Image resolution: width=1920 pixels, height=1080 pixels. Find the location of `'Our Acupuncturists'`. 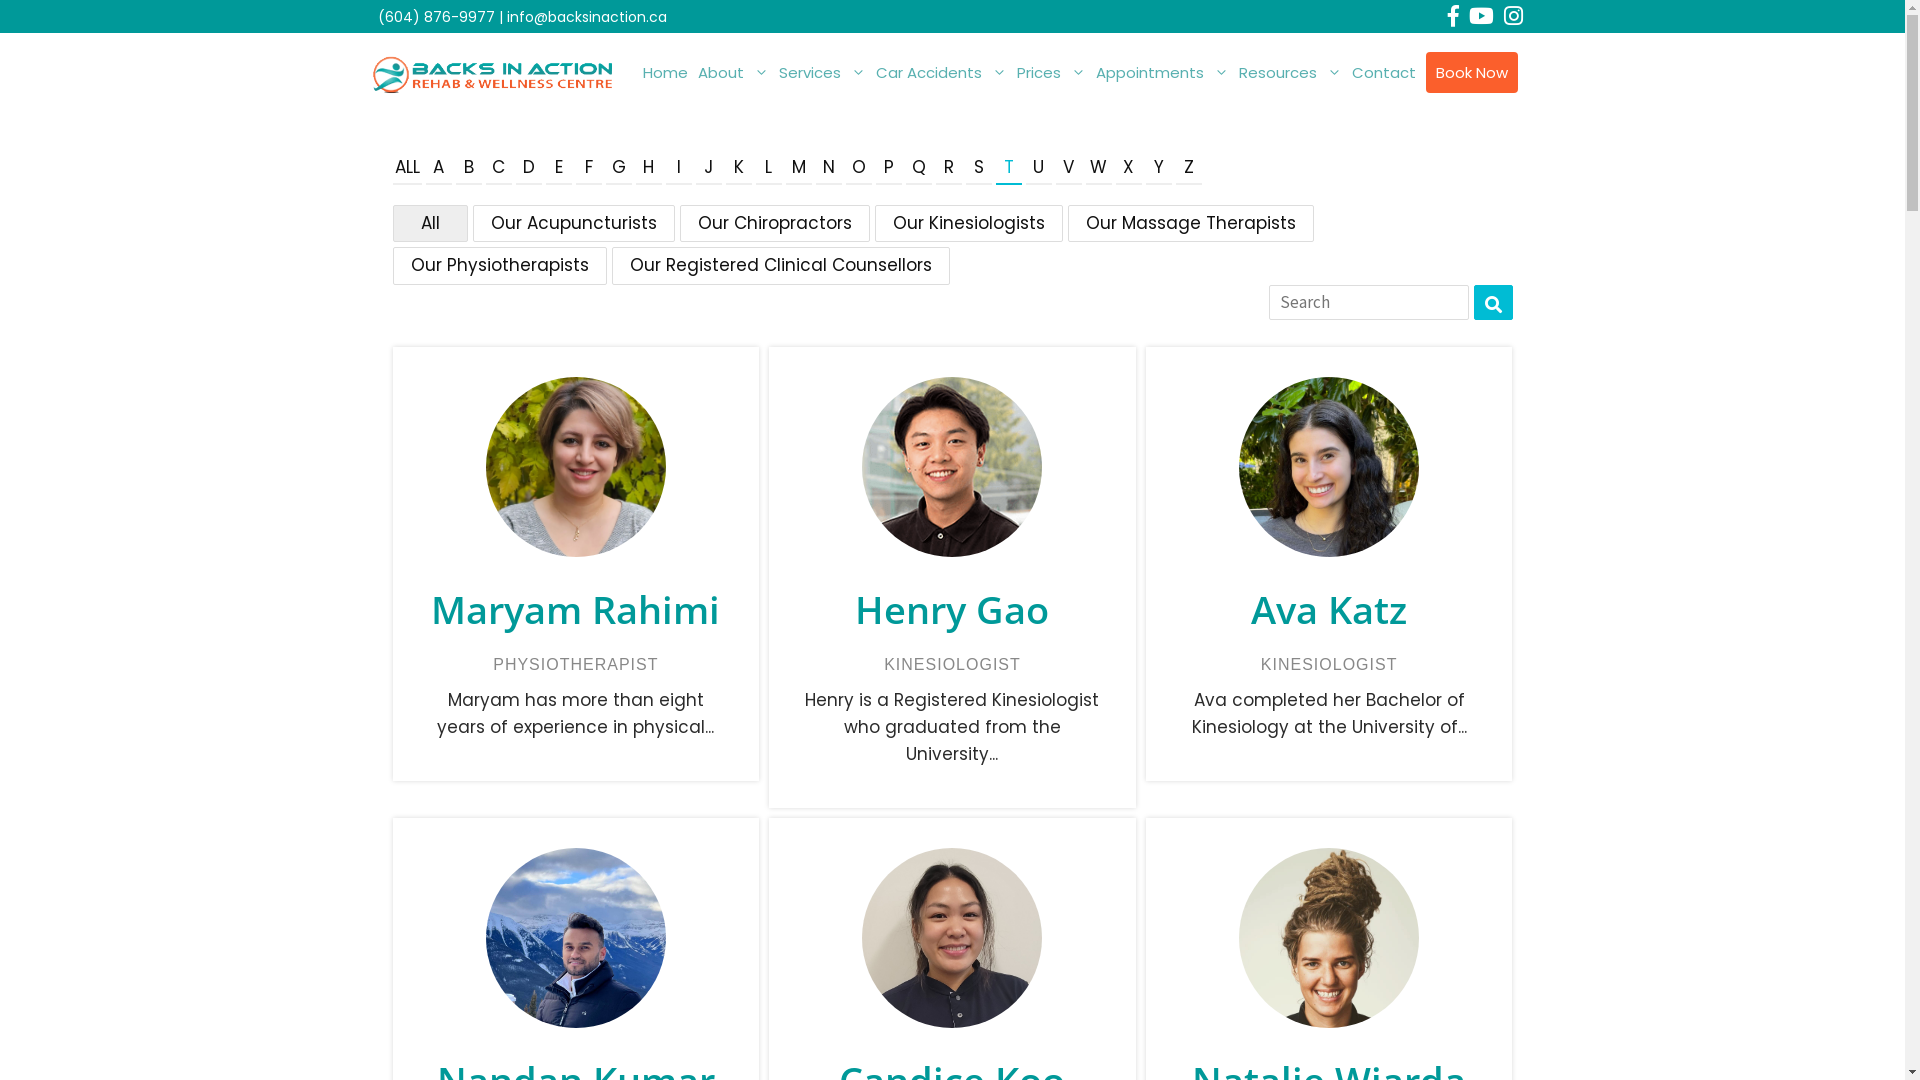

'Our Acupuncturists' is located at coordinates (571, 222).